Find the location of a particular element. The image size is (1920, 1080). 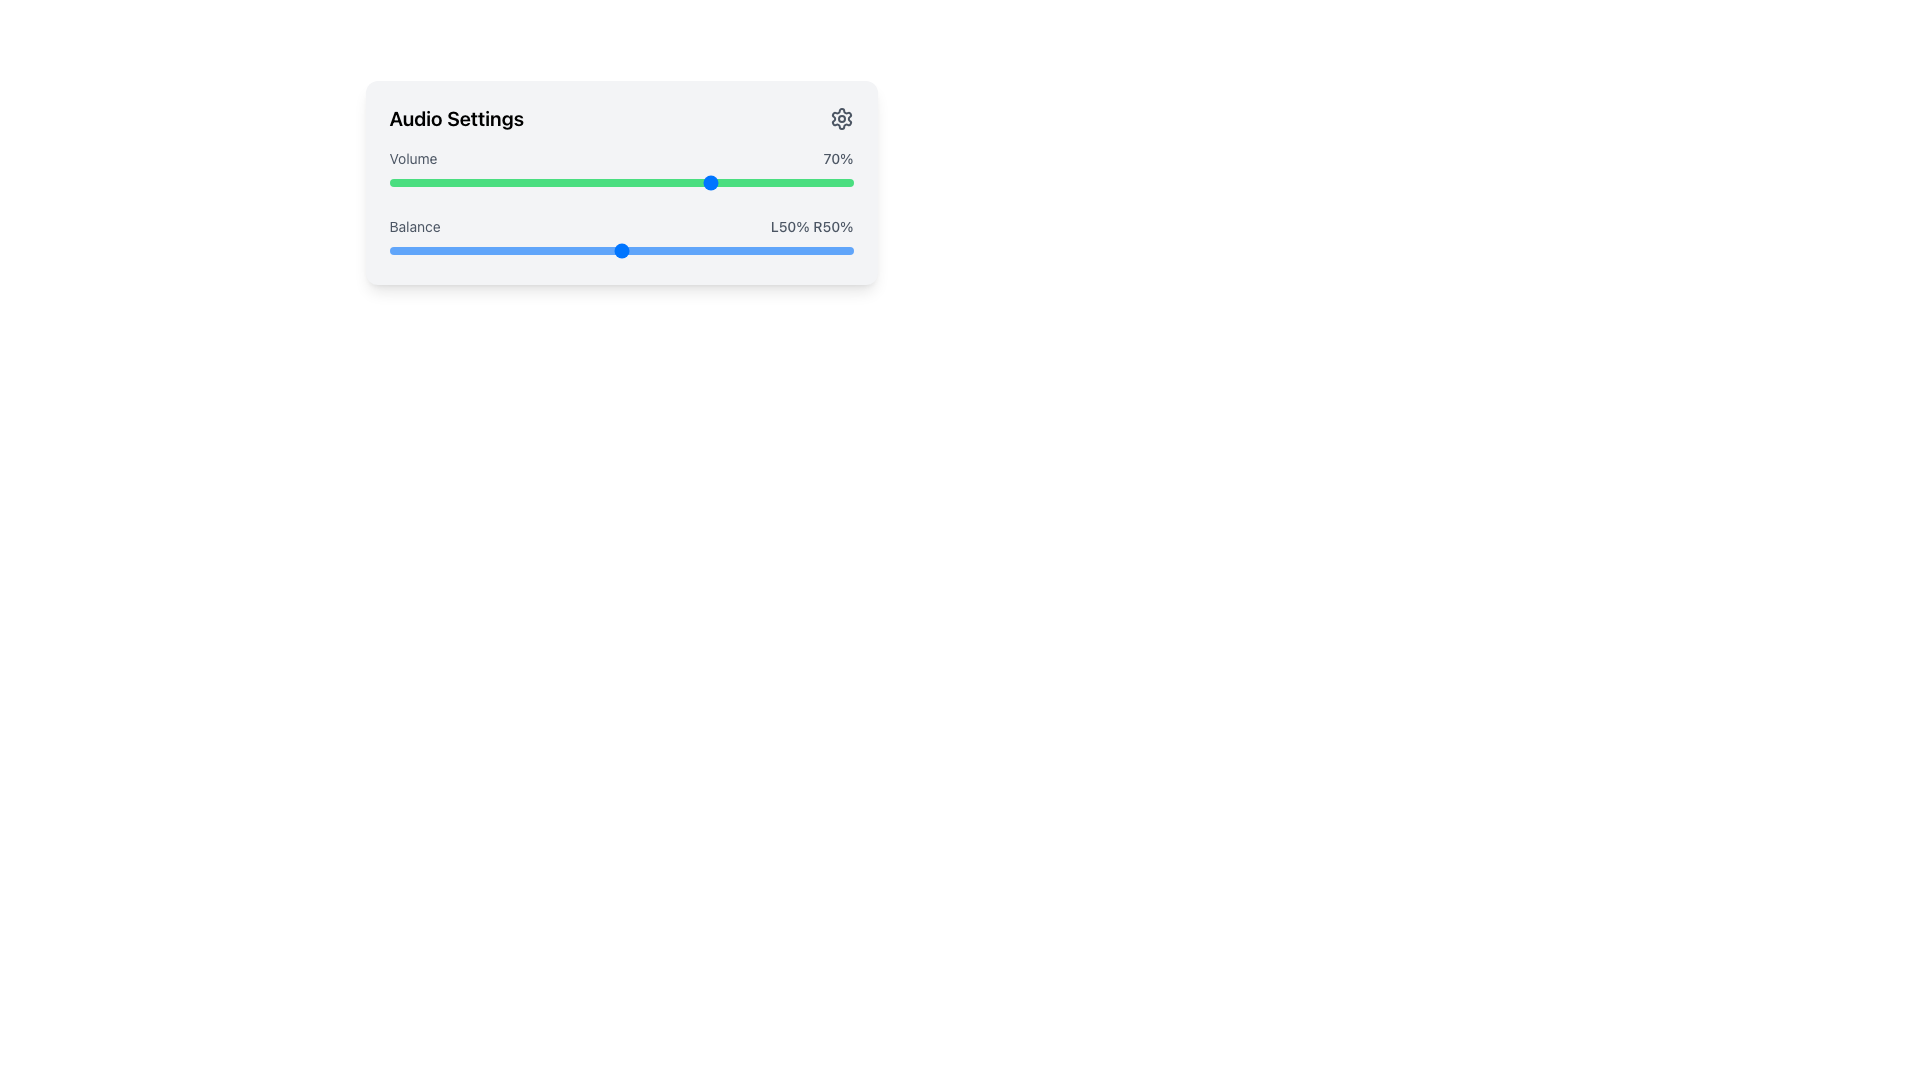

the gray gear icon representing settings, located is located at coordinates (841, 119).